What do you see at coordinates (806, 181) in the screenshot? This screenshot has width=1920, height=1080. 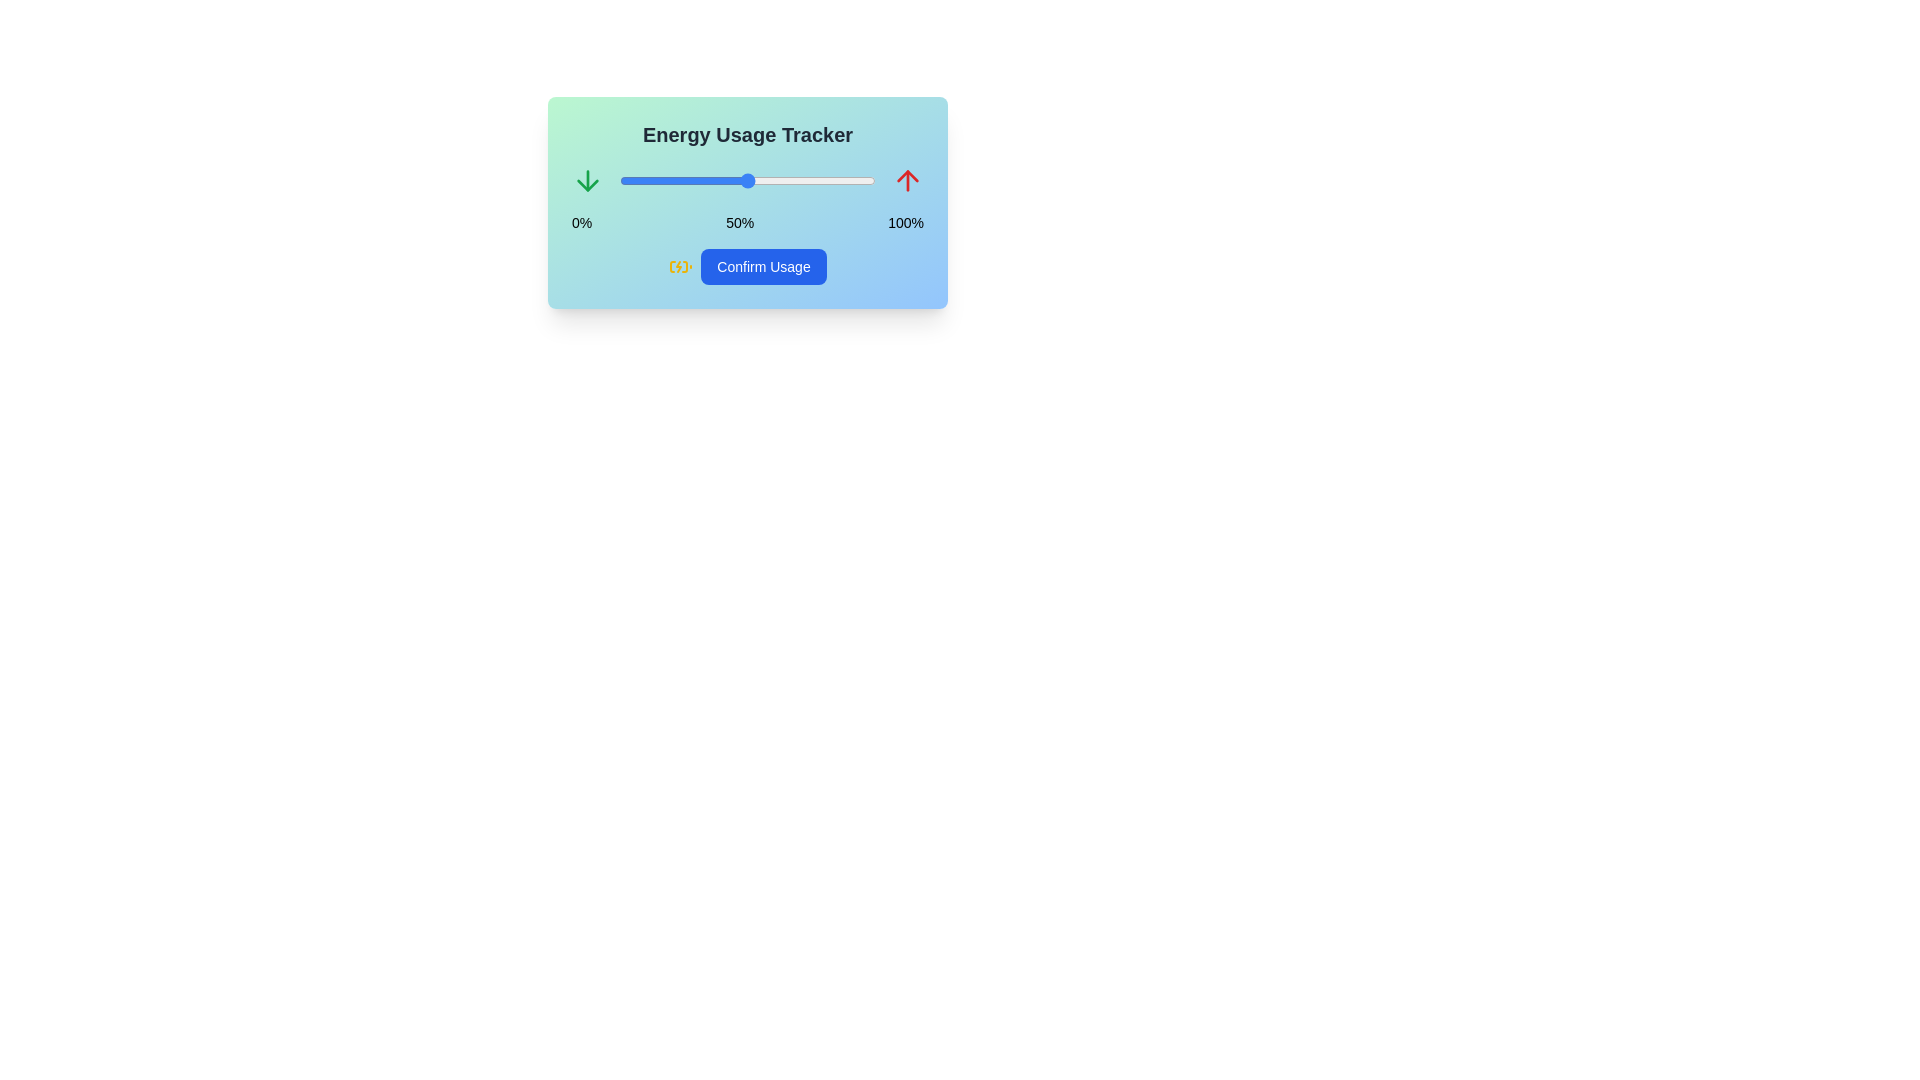 I see `the energy usage slider to 73%` at bounding box center [806, 181].